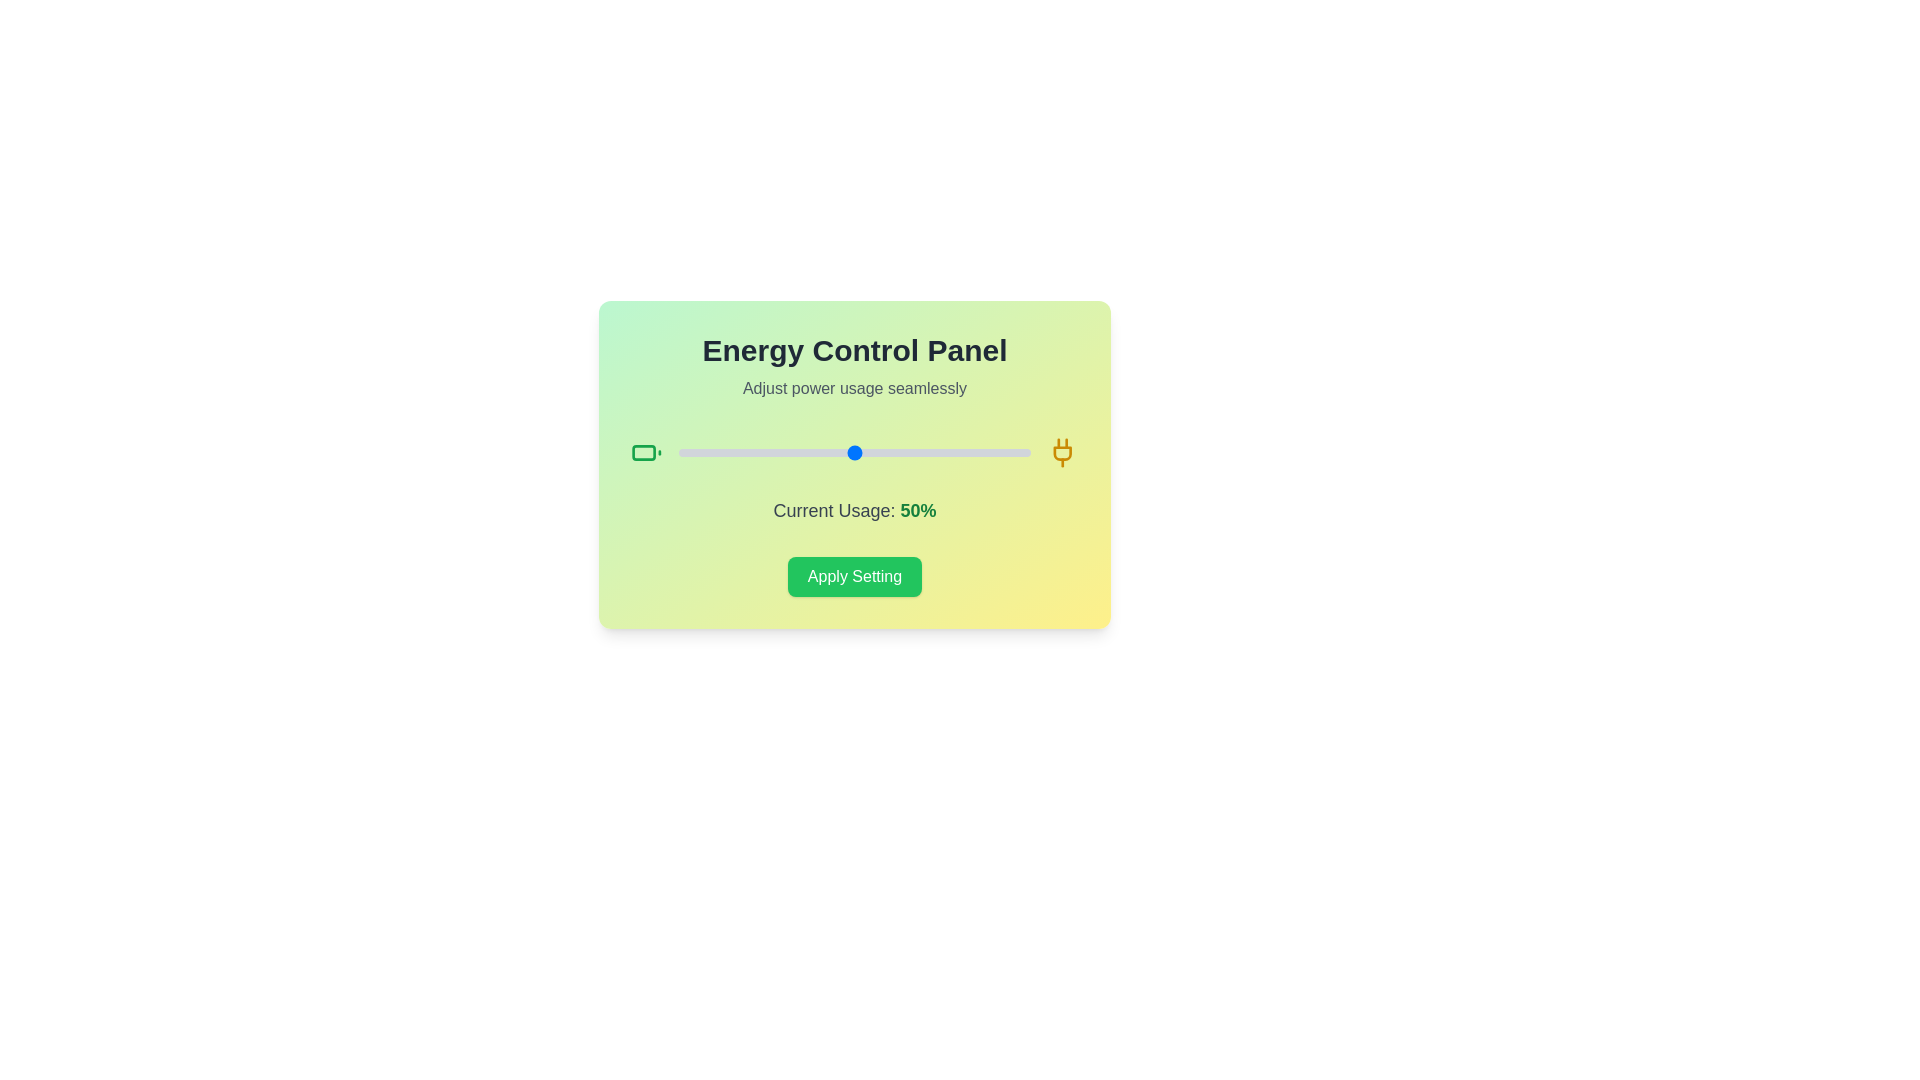 The width and height of the screenshot is (1920, 1080). What do you see at coordinates (720, 452) in the screenshot?
I see `the current usage` at bounding box center [720, 452].